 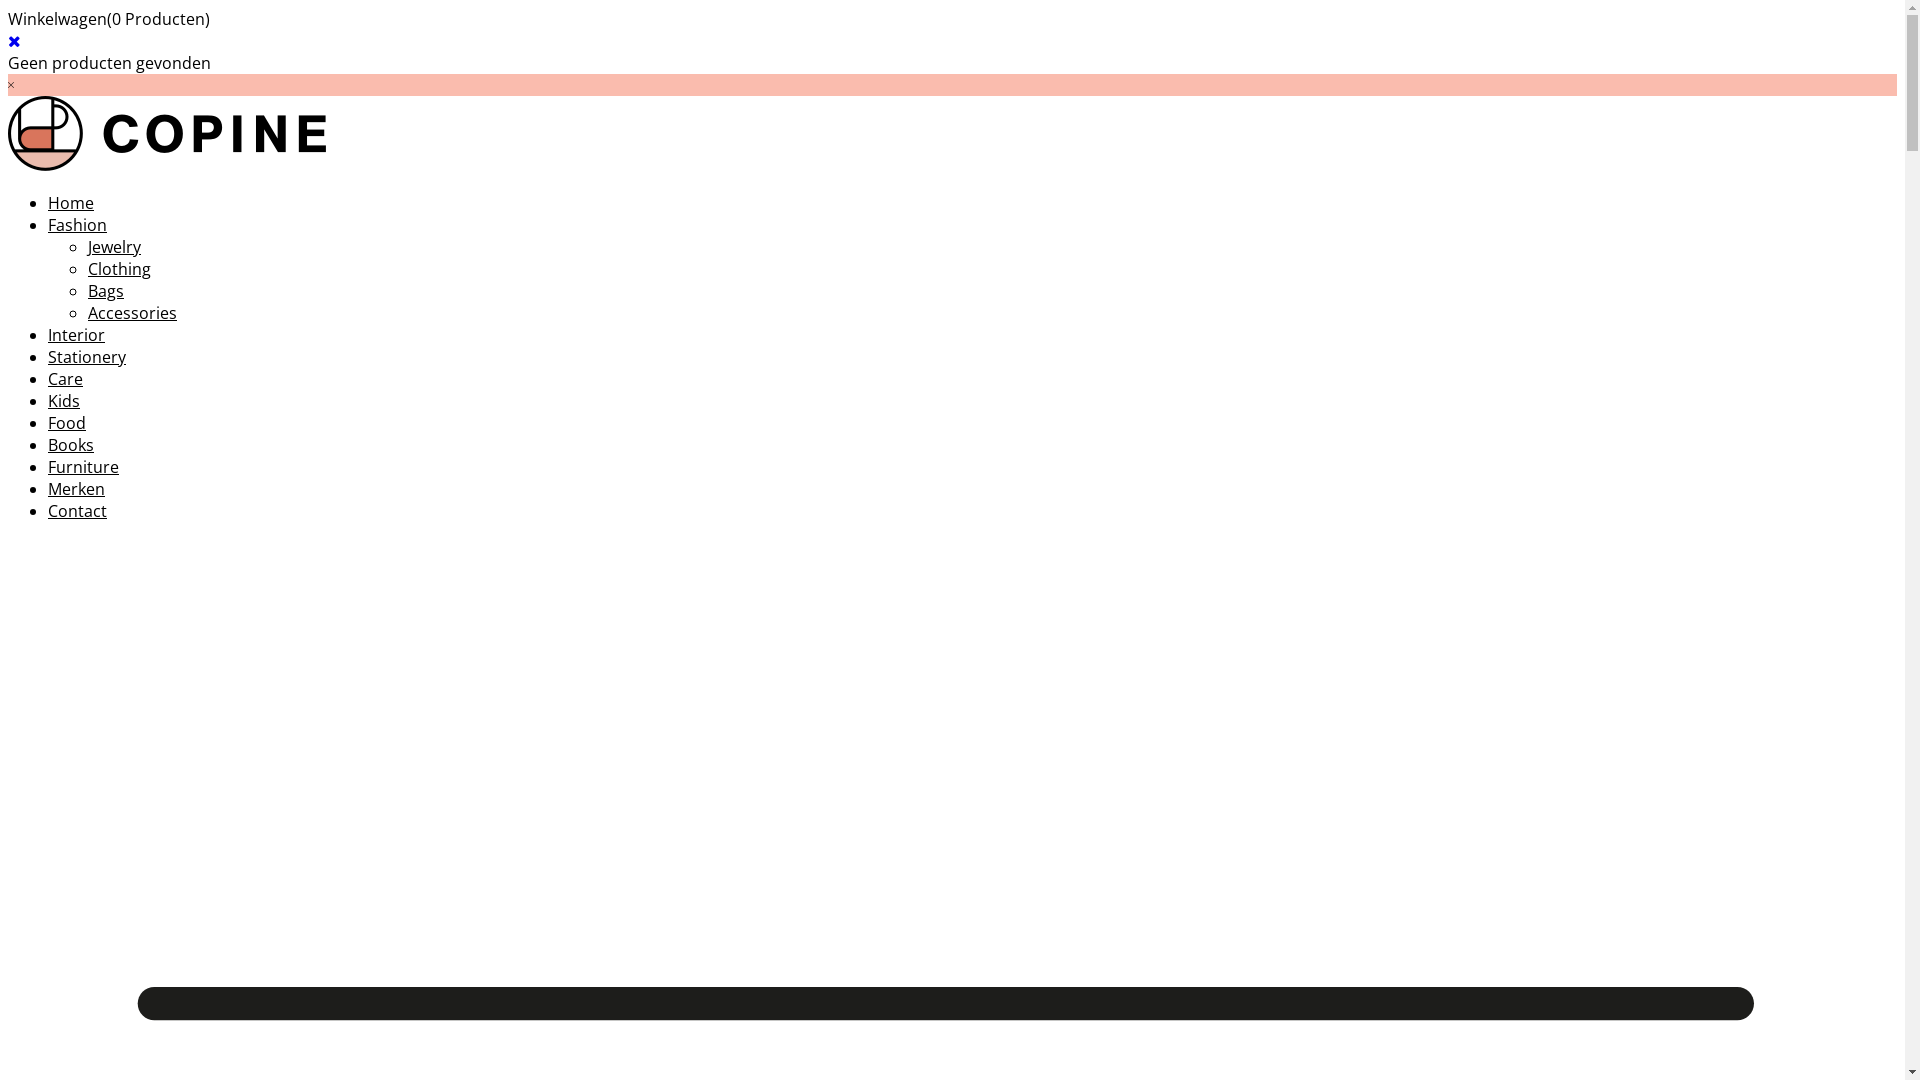 What do you see at coordinates (76, 489) in the screenshot?
I see `'Merken'` at bounding box center [76, 489].